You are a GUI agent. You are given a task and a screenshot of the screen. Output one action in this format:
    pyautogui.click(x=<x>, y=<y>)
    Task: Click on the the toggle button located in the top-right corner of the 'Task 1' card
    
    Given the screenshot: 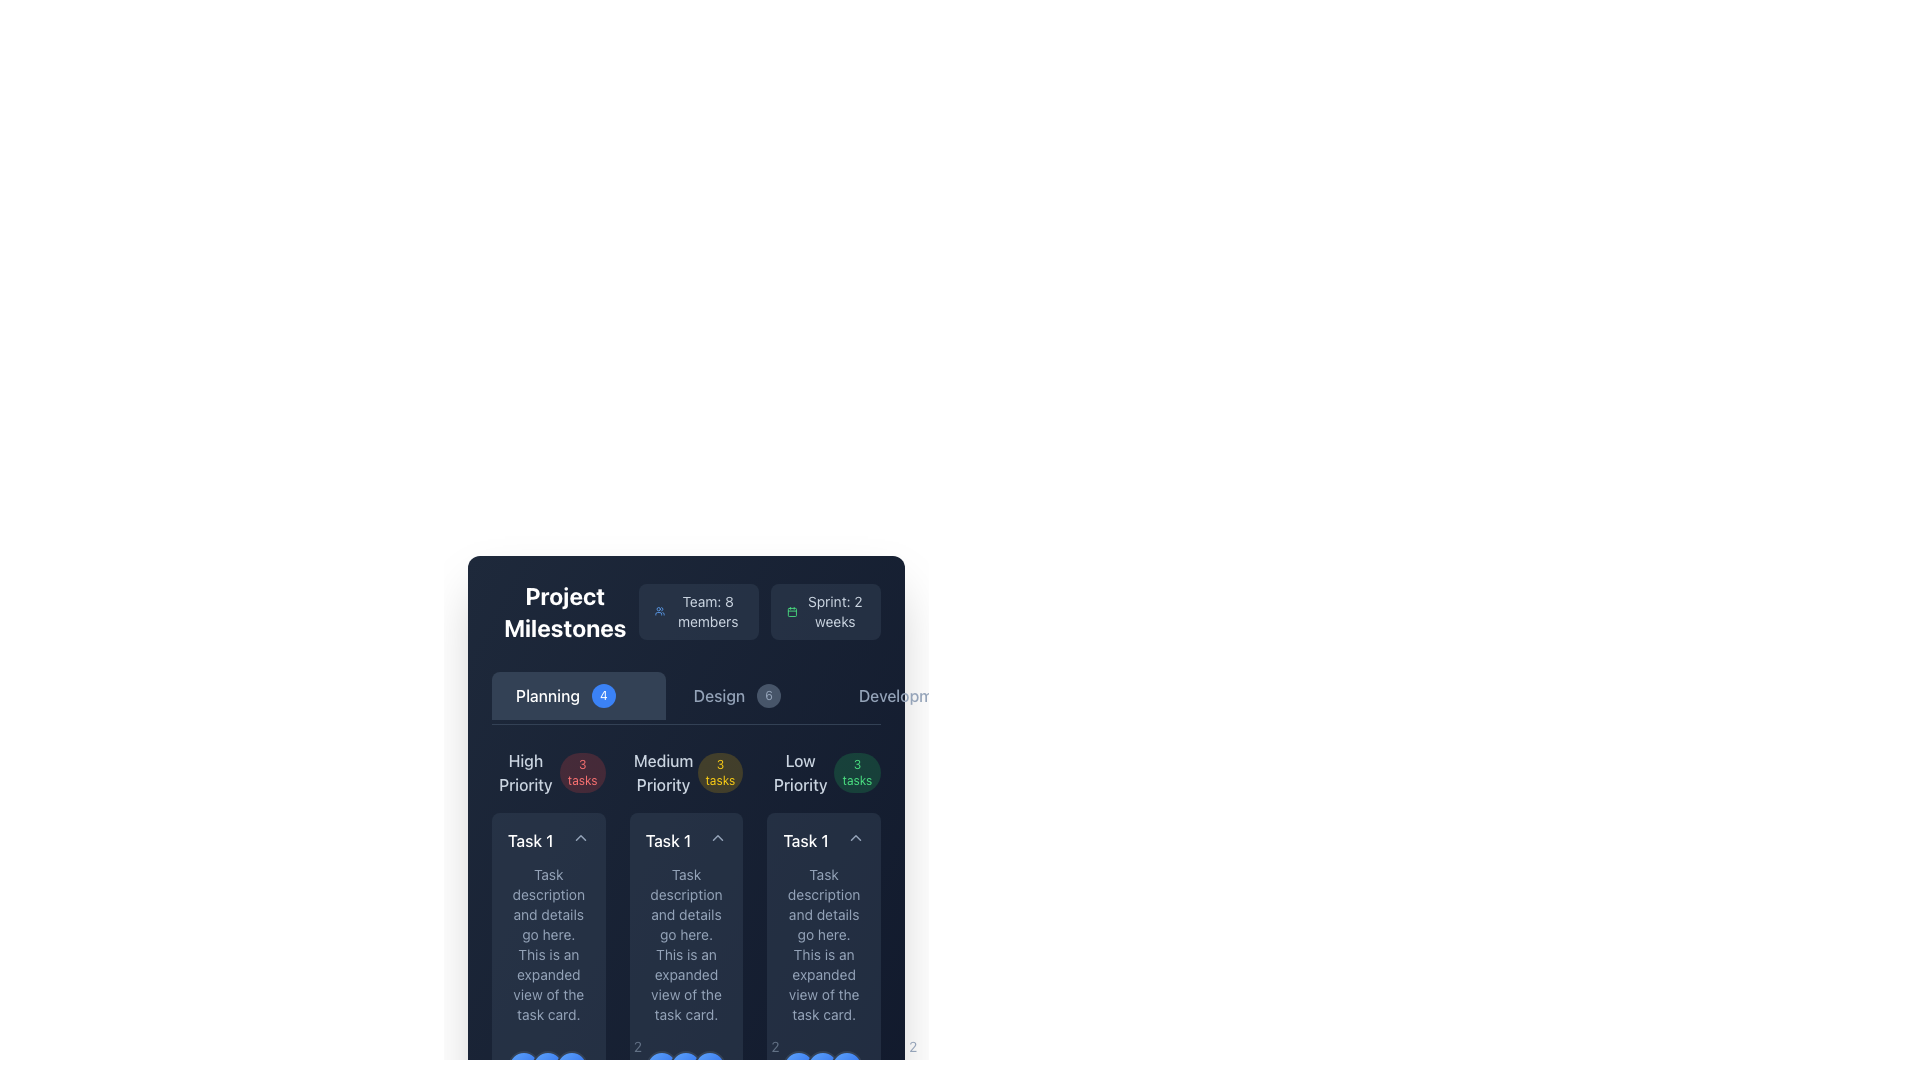 What is the action you would take?
    pyautogui.click(x=579, y=837)
    